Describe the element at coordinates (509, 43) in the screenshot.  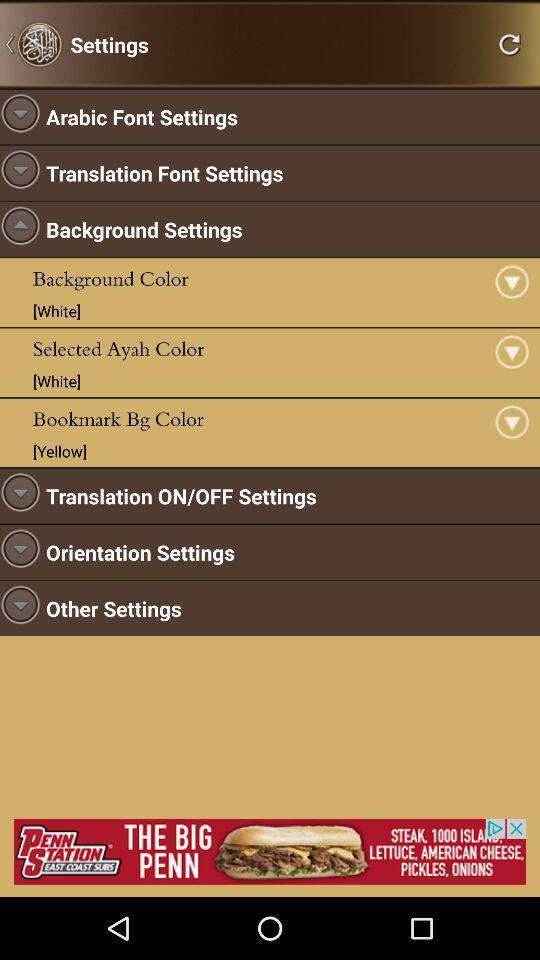
I see `refresh` at that location.